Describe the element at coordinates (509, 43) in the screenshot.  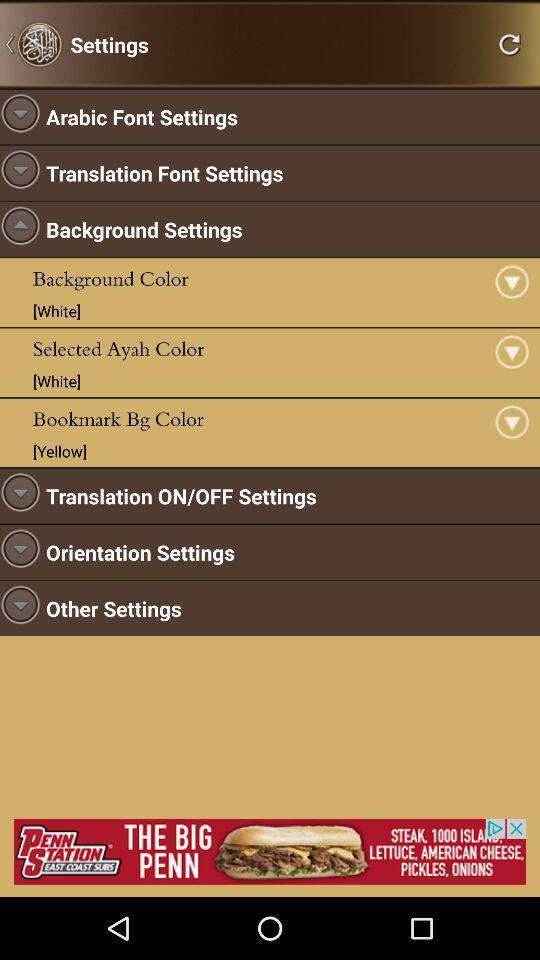
I see `refresh` at that location.